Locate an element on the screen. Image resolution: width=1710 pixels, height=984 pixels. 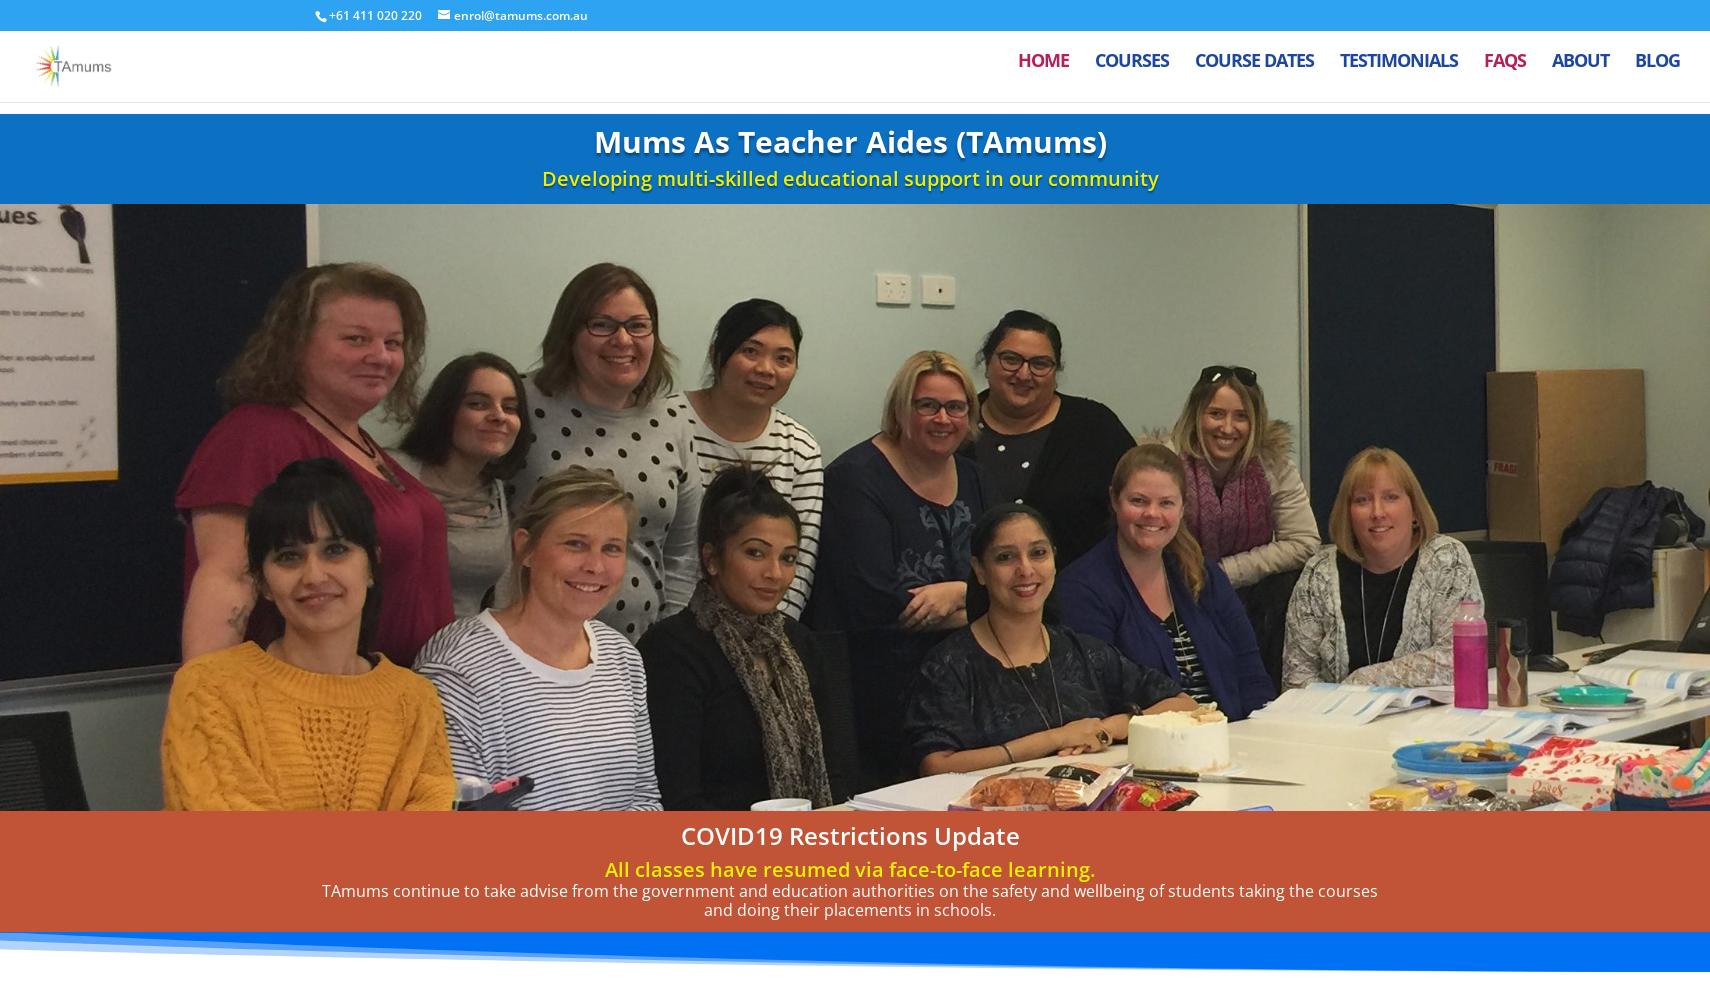
'Course Dates' is located at coordinates (1253, 72).